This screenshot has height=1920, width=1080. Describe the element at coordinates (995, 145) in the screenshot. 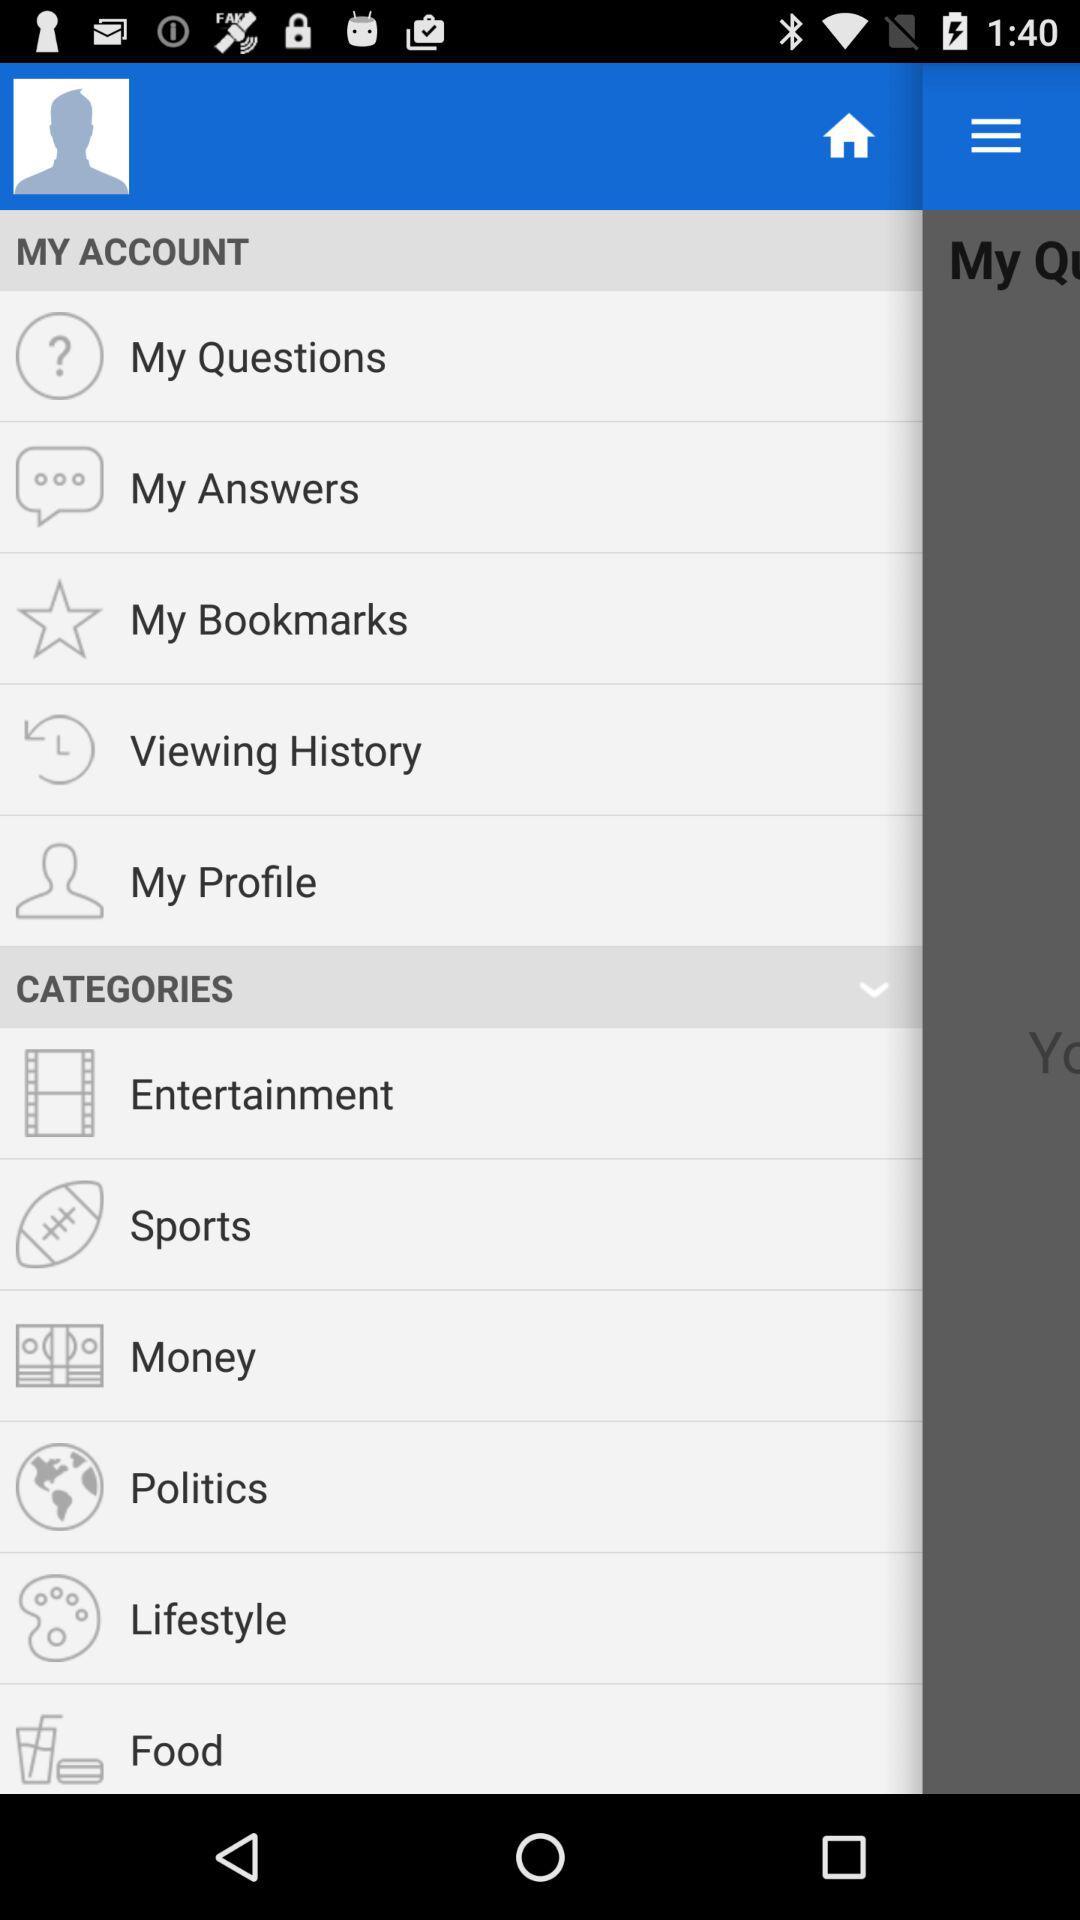

I see `the menu icon` at that location.